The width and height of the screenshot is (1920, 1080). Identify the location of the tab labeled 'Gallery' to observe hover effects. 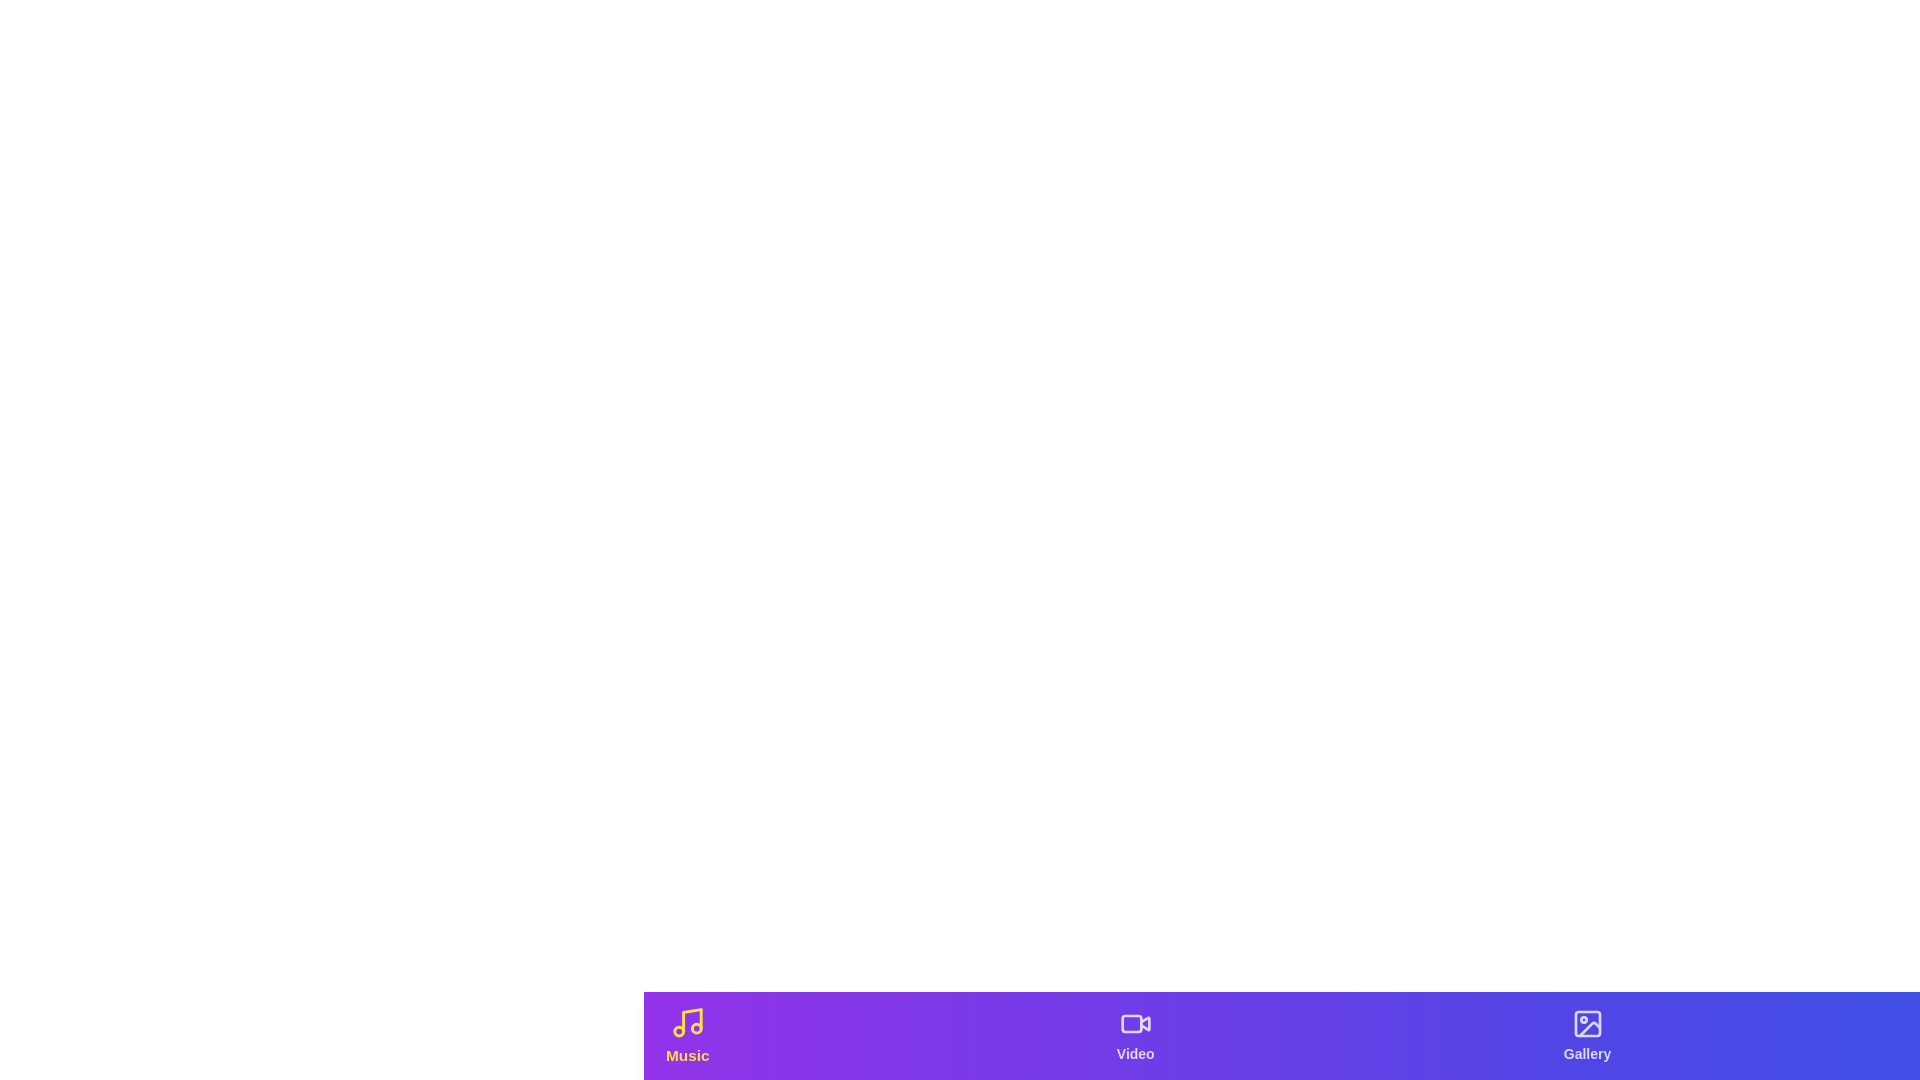
(1586, 1035).